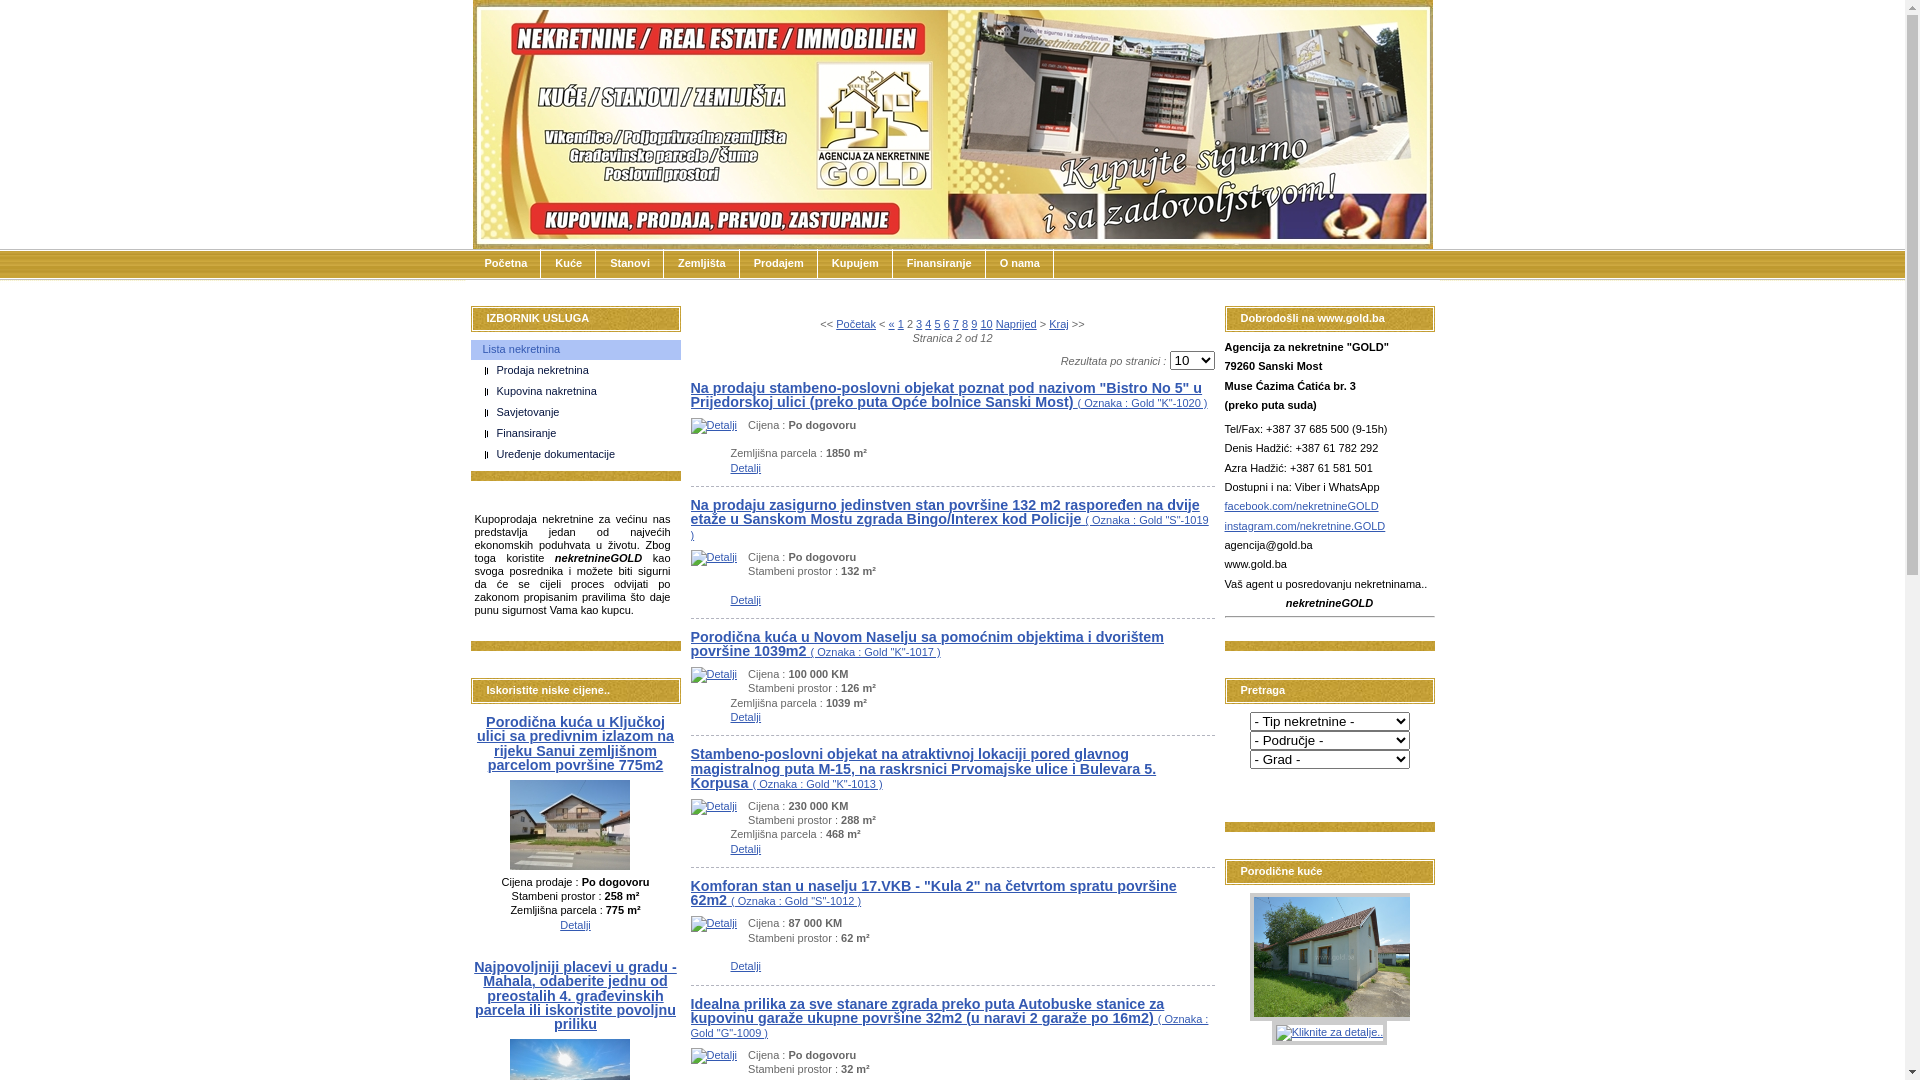  What do you see at coordinates (580, 433) in the screenshot?
I see `'Finansiranje'` at bounding box center [580, 433].